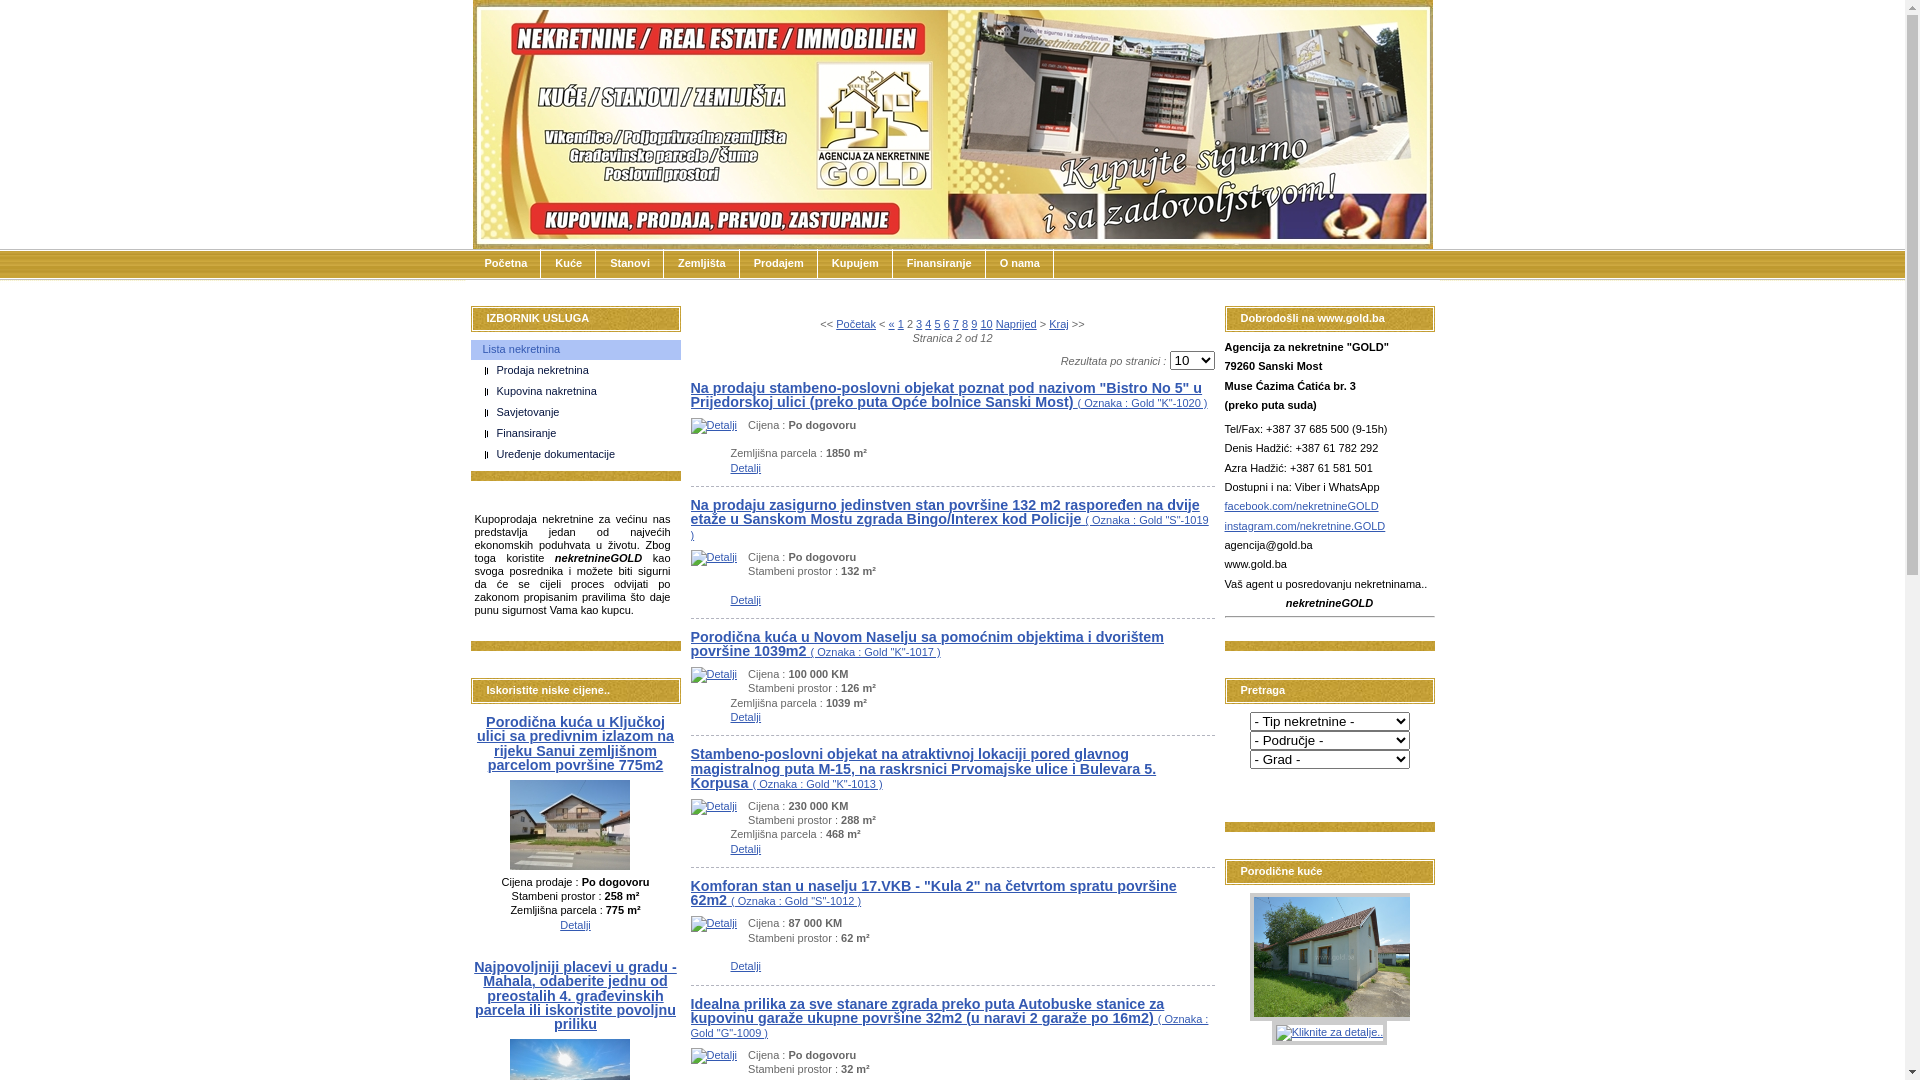  What do you see at coordinates (580, 433) in the screenshot?
I see `'Finansiranje'` at bounding box center [580, 433].